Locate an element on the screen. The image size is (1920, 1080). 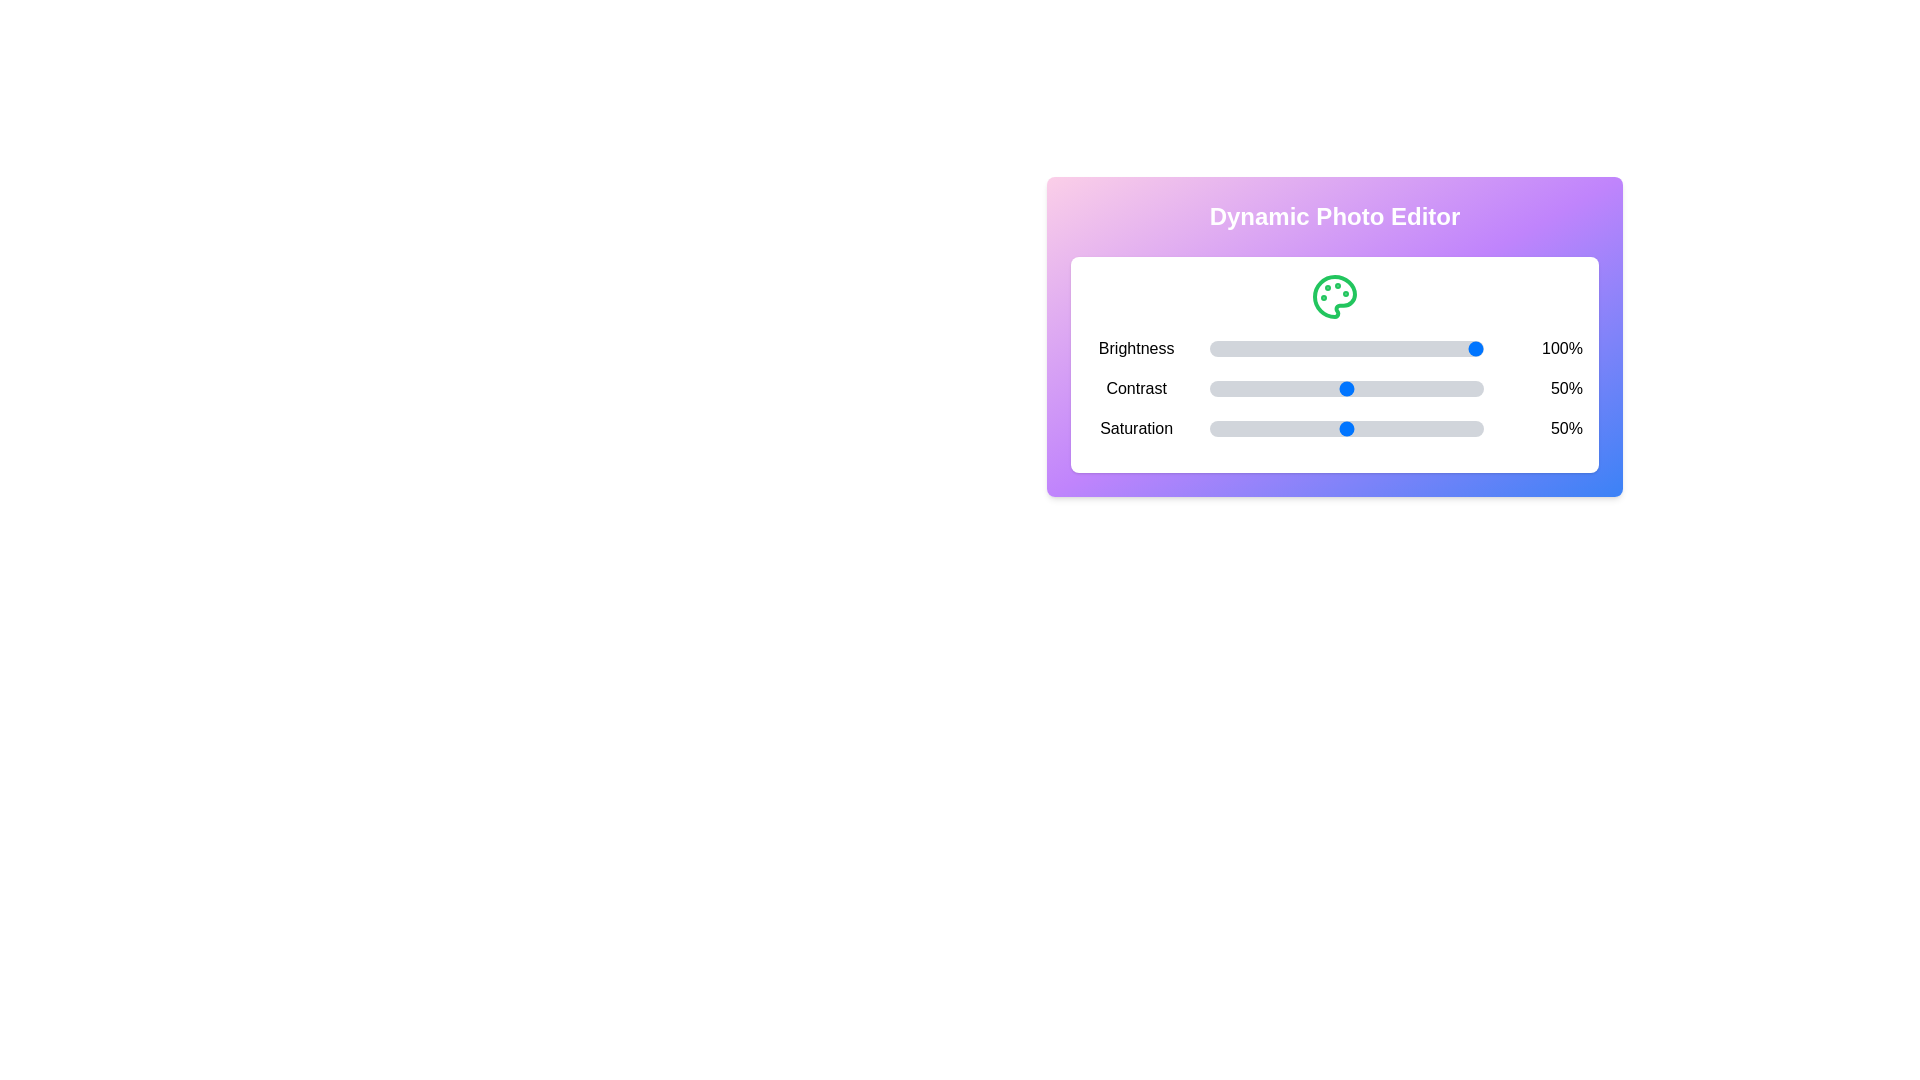
the Contrast slider to set its value to 22 is located at coordinates (1269, 389).